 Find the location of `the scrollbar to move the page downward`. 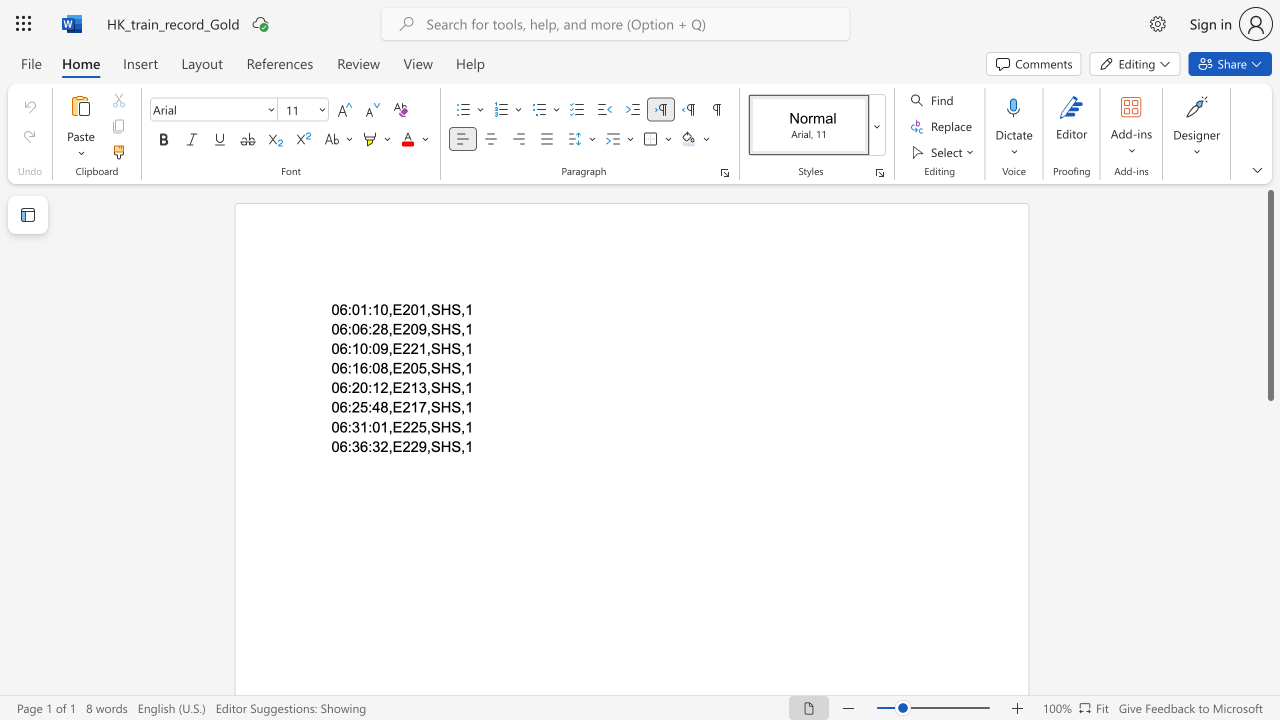

the scrollbar to move the page downward is located at coordinates (1269, 580).